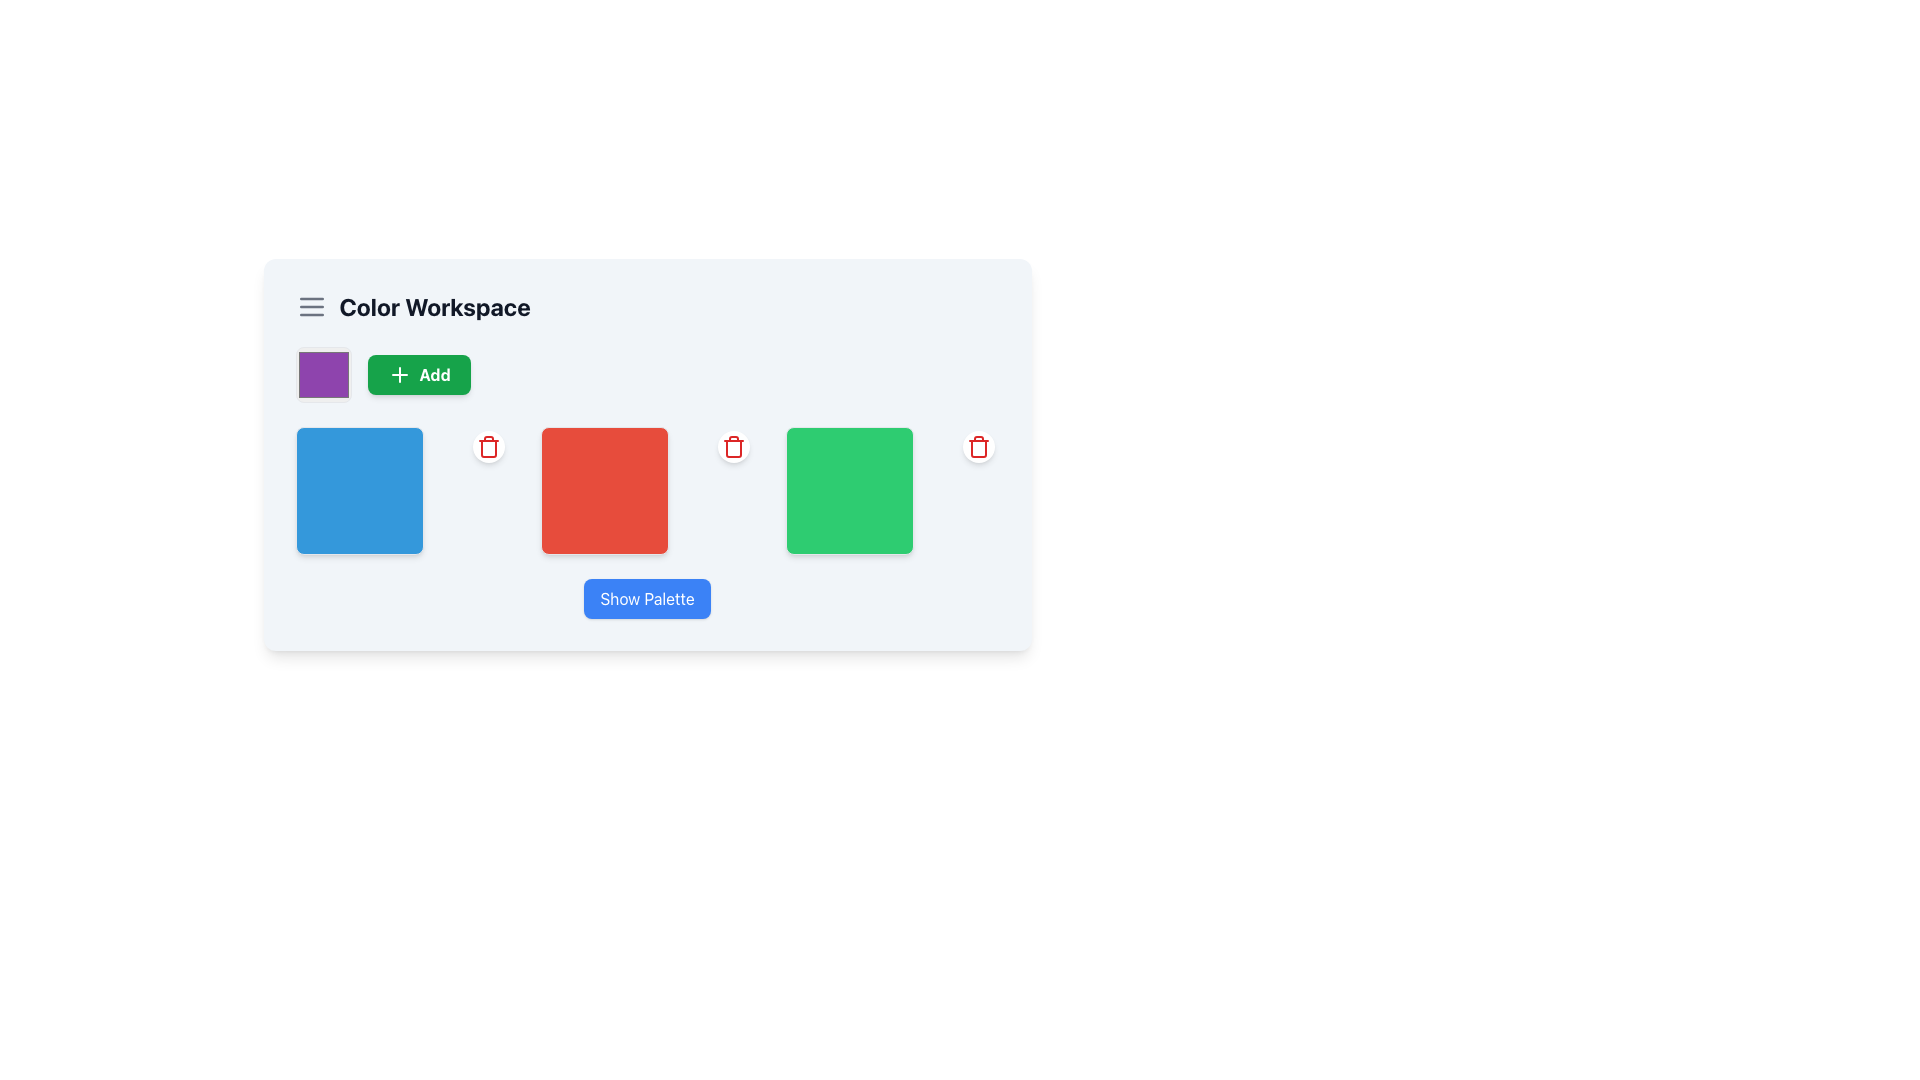 This screenshot has width=1920, height=1080. What do you see at coordinates (647, 490) in the screenshot?
I see `the red square with rounded corners, which is the second item in a grid layout of three squares, positioned centrally with a glossy visual feel` at bounding box center [647, 490].